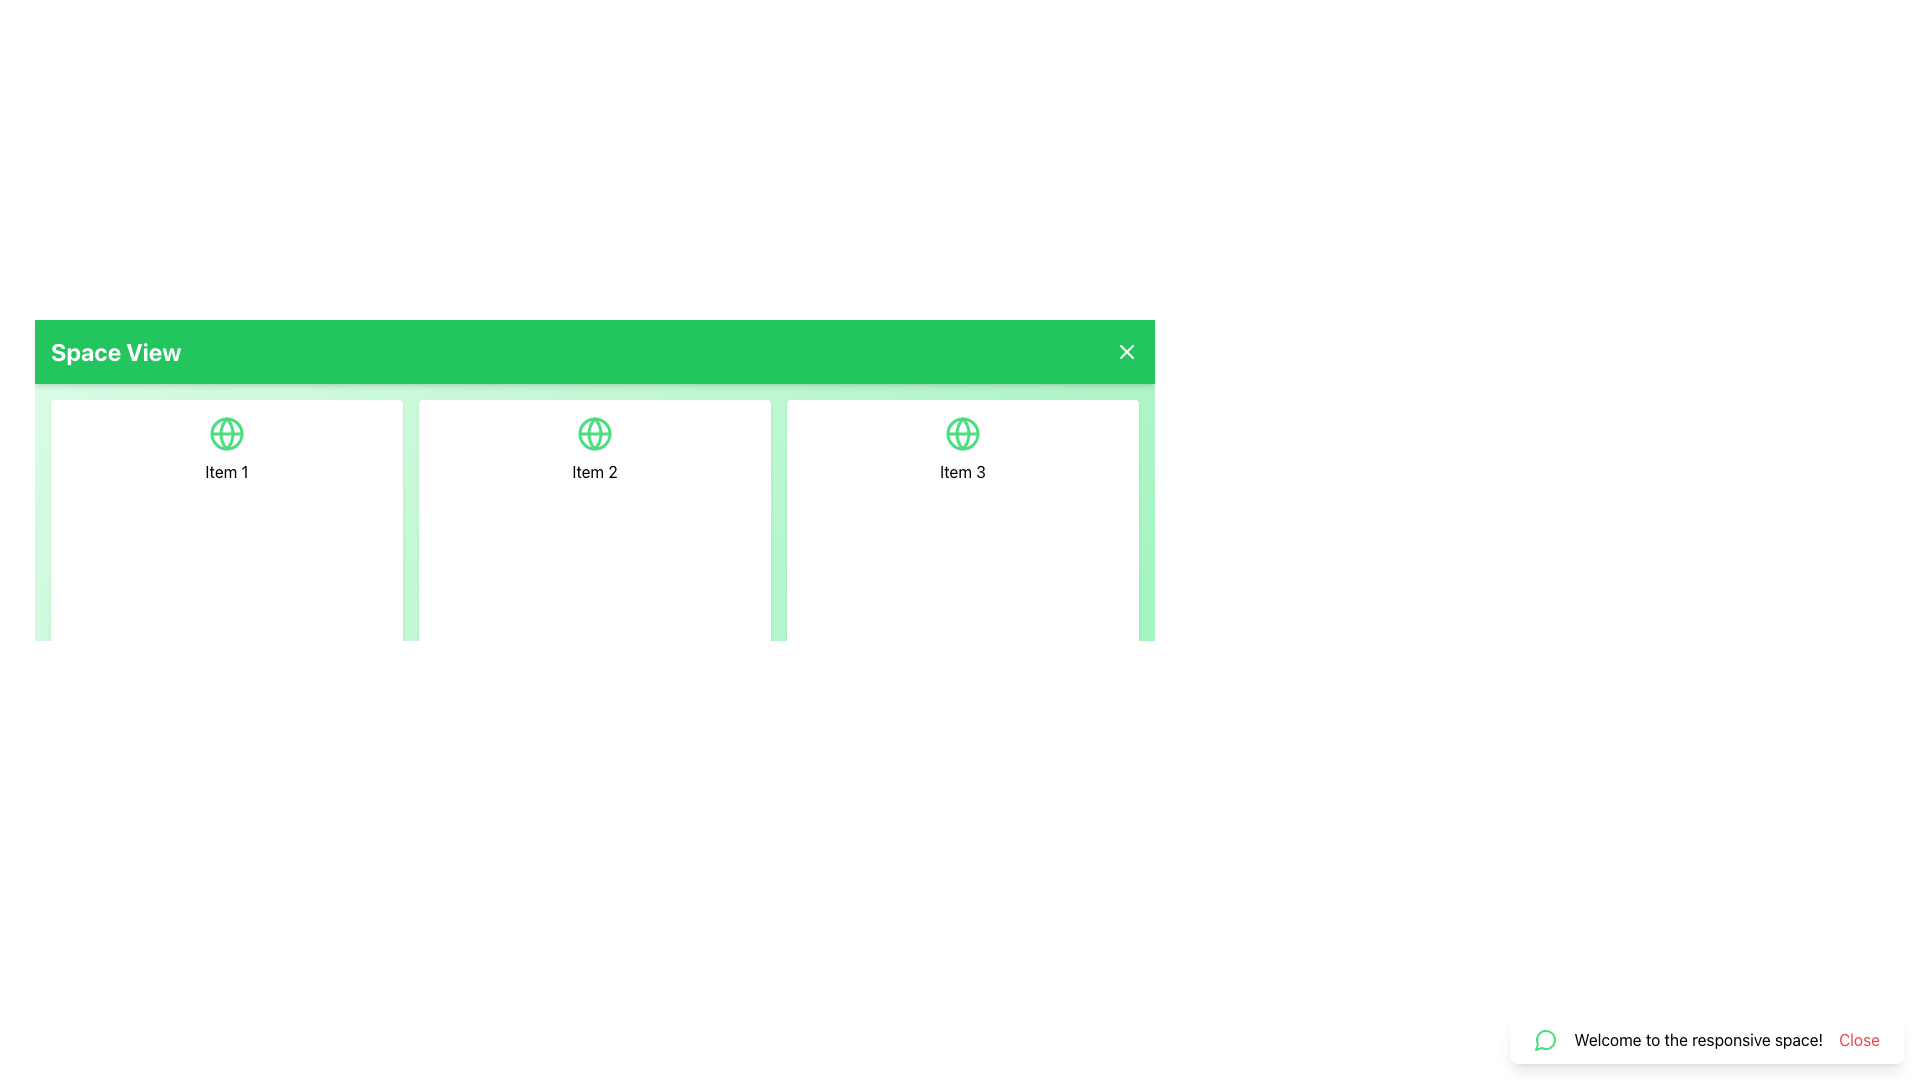 The image size is (1920, 1080). Describe the element at coordinates (1127, 350) in the screenshot. I see `the close button located at the far right edge of the green header bar` at that location.